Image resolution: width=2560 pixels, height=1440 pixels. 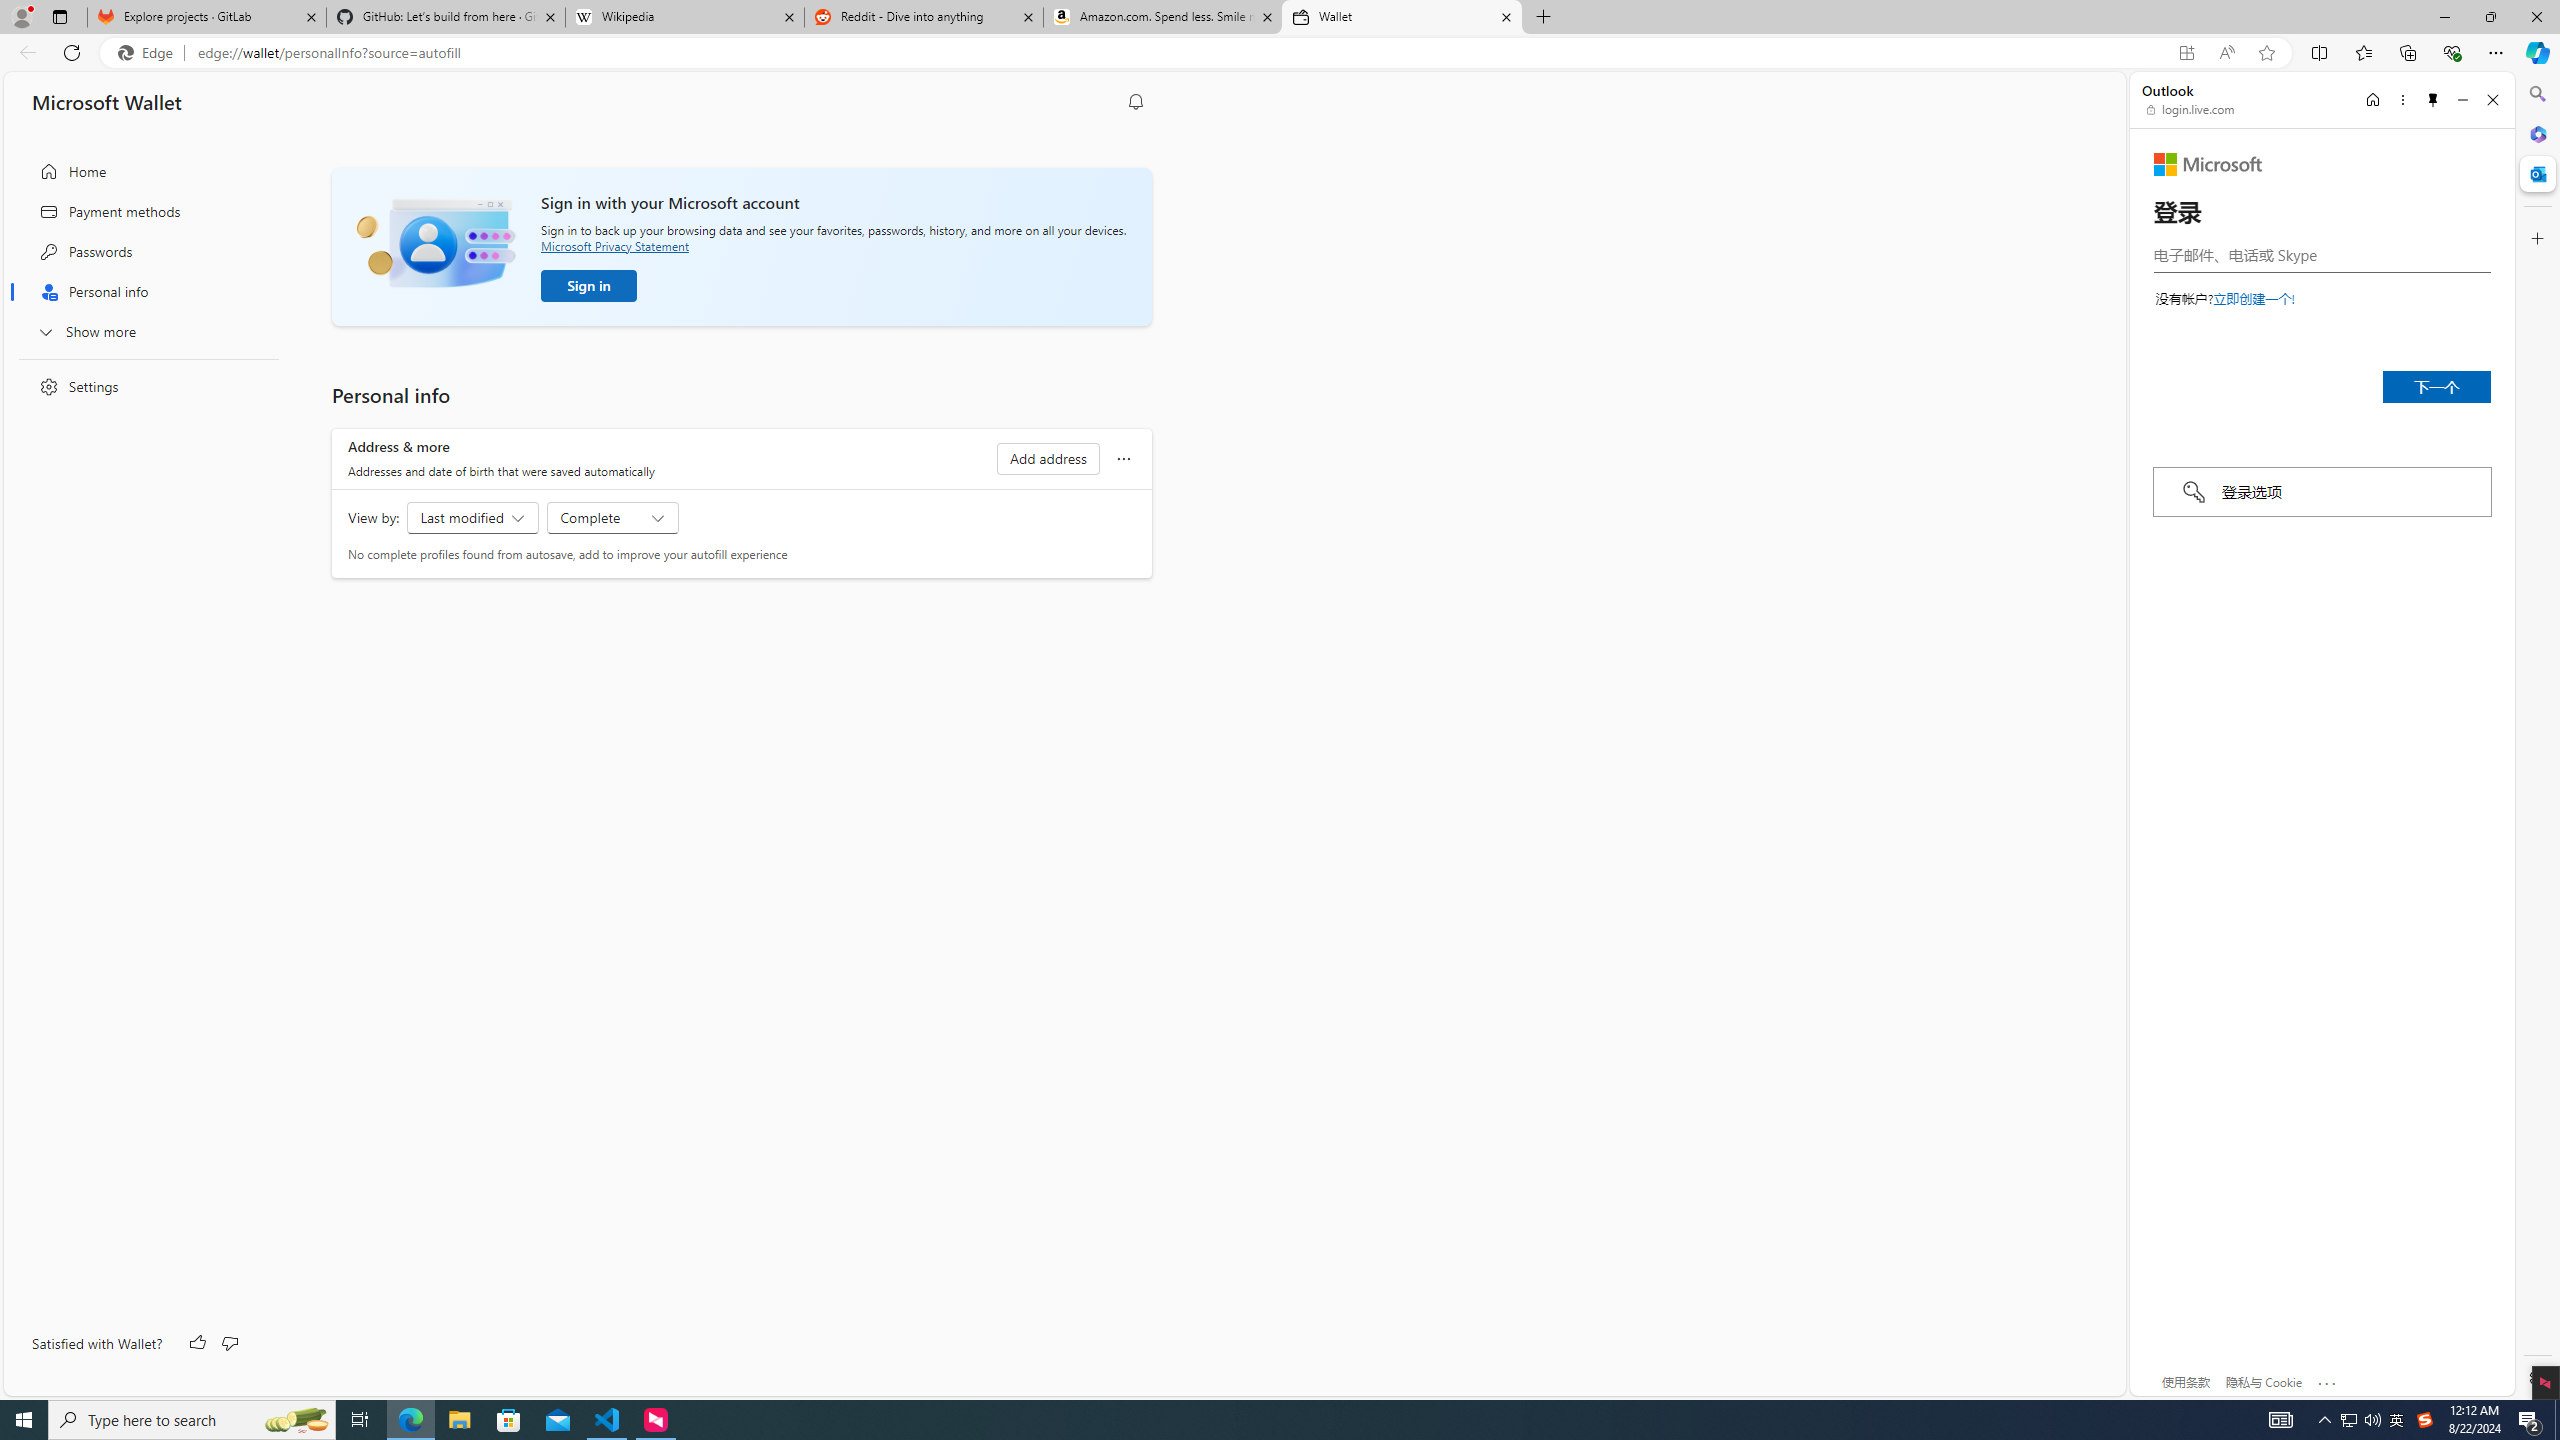 What do you see at coordinates (142, 330) in the screenshot?
I see `'Show more'` at bounding box center [142, 330].